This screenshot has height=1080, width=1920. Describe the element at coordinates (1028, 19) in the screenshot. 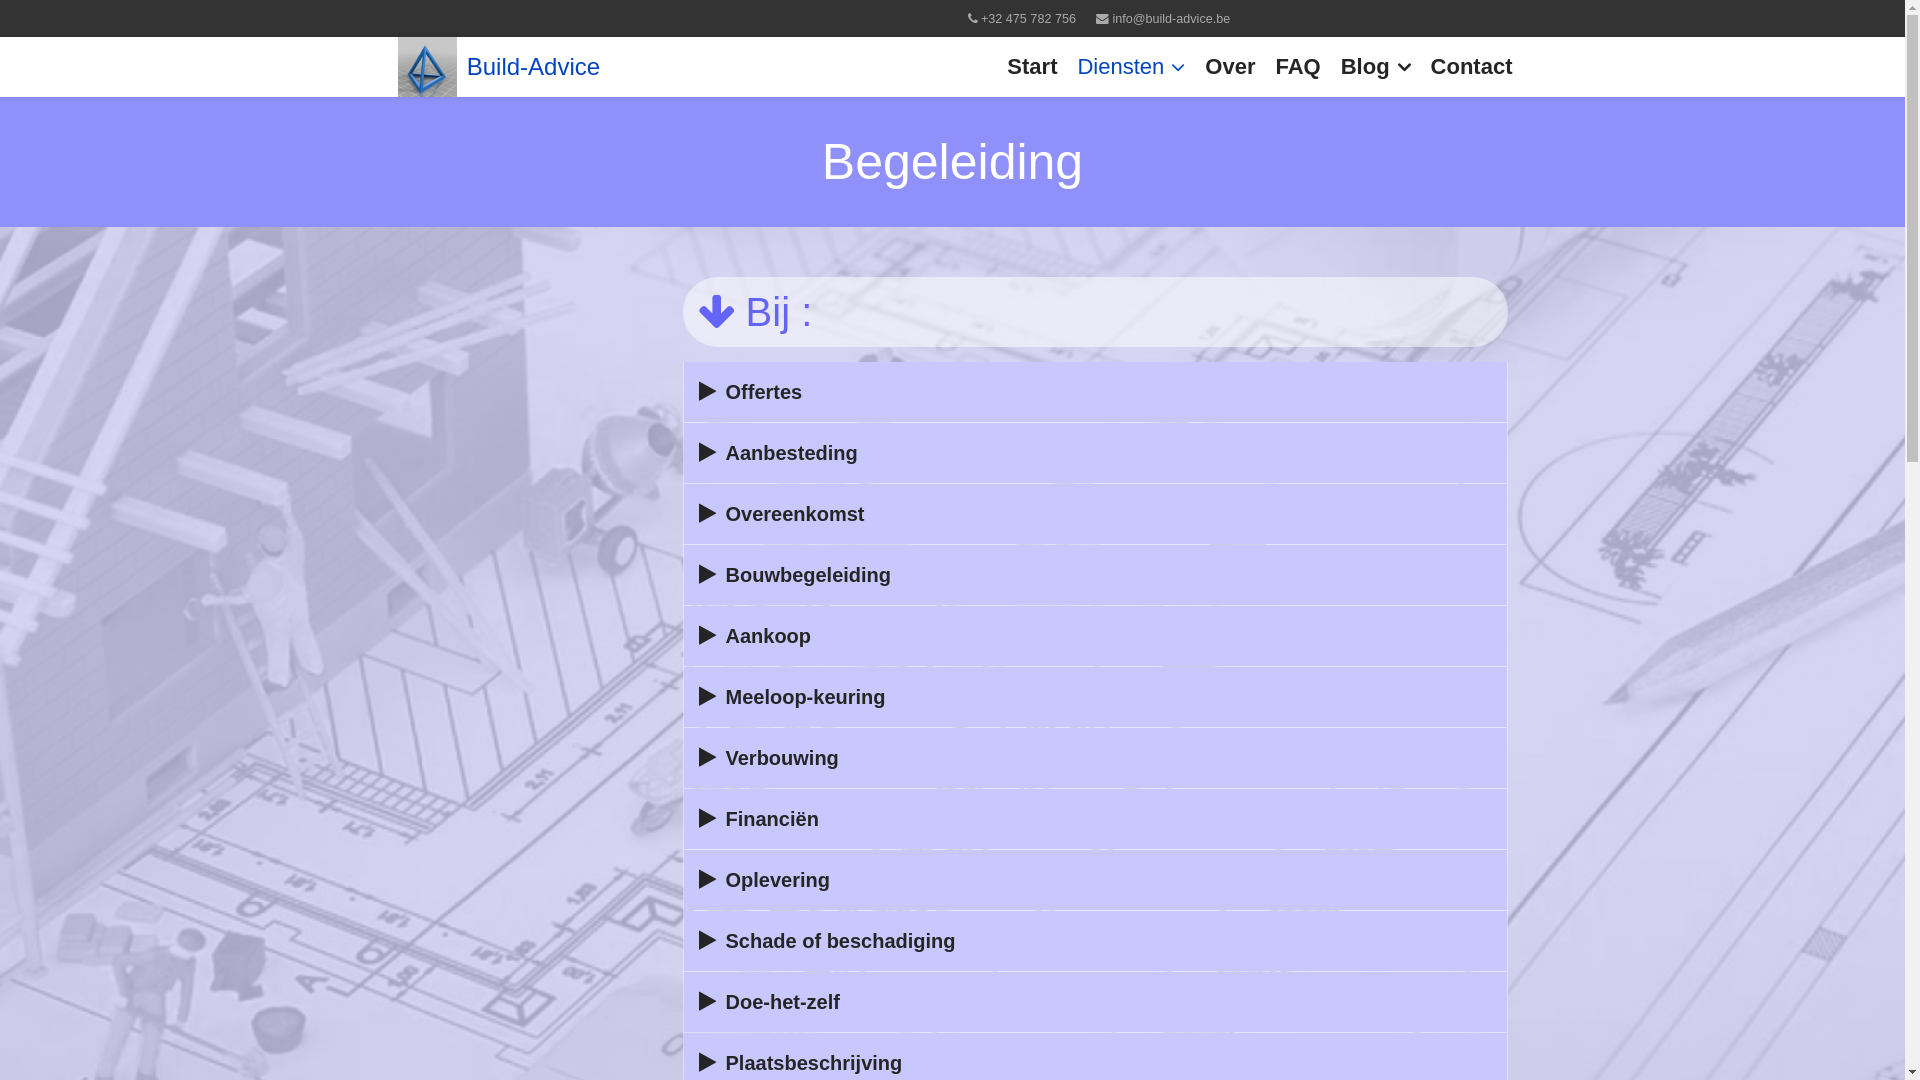

I see `'+32 475 782 756'` at that location.